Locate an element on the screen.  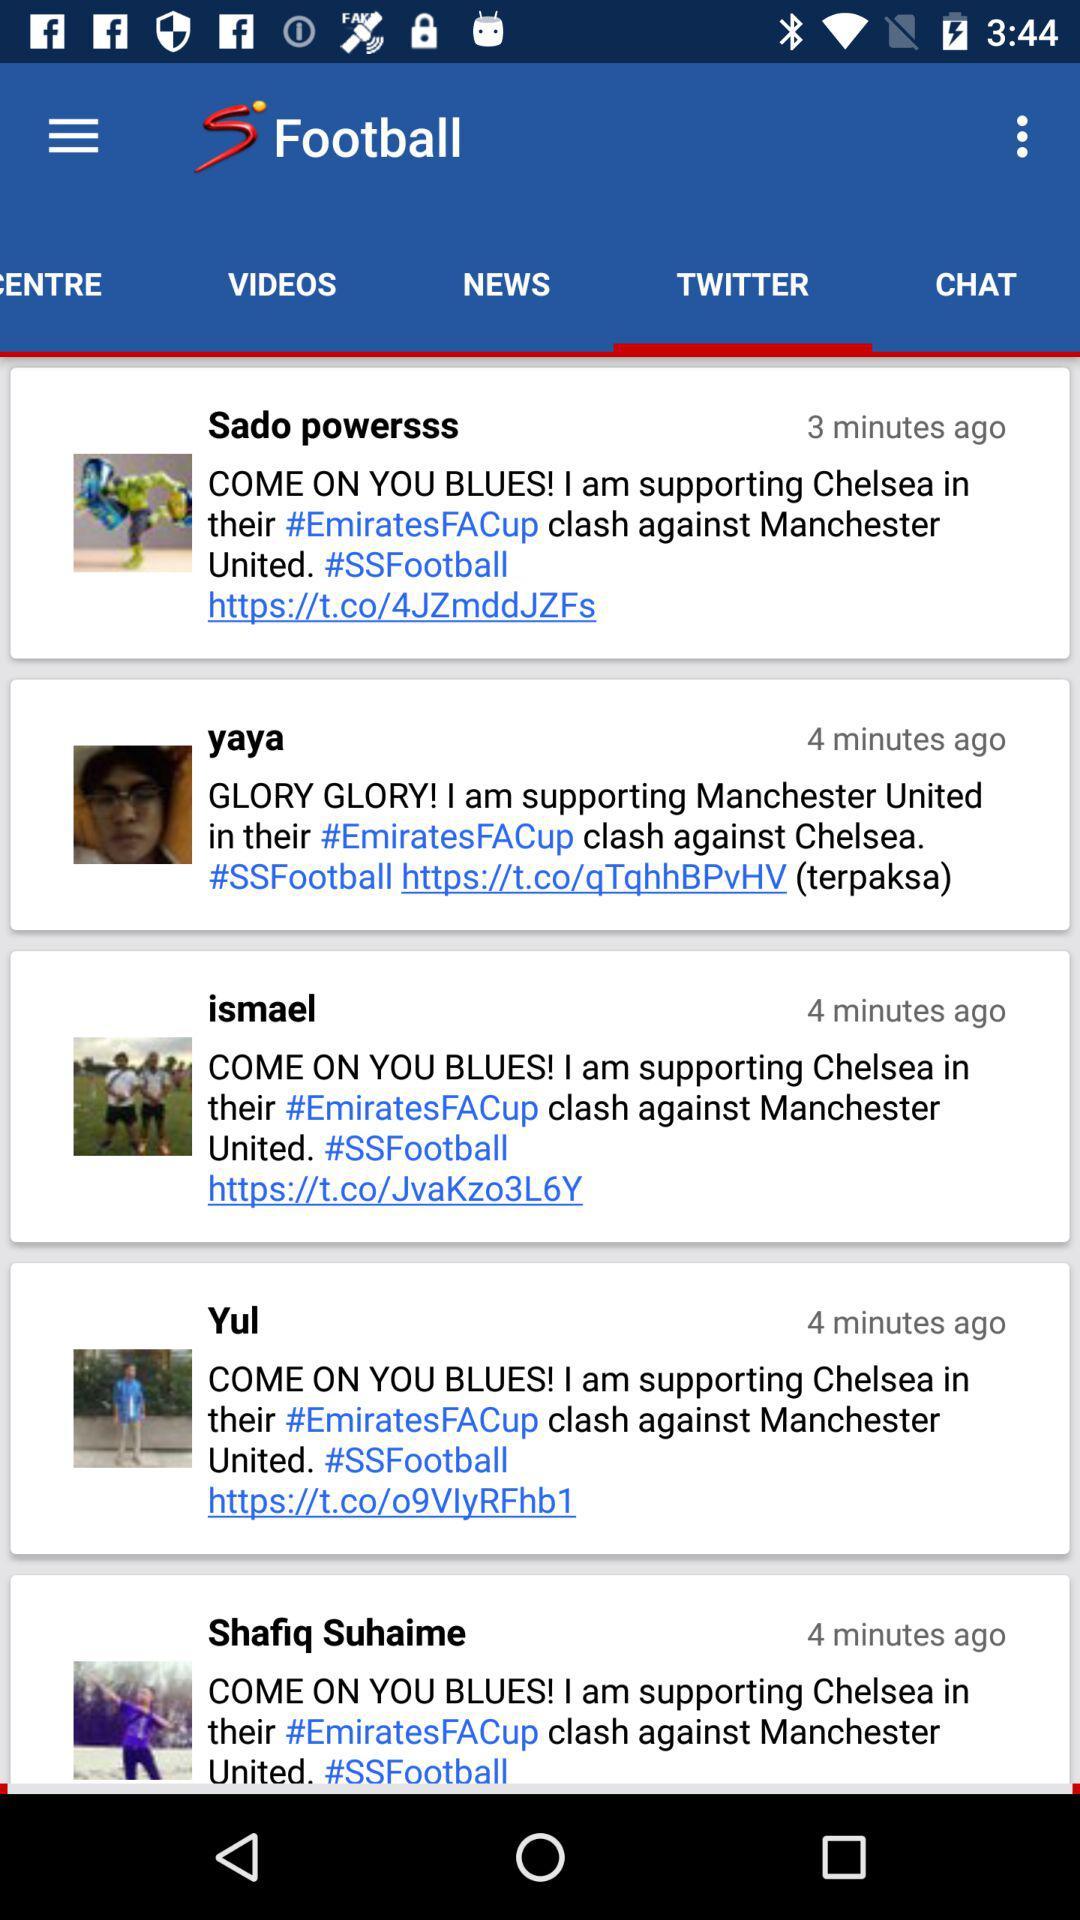
item above the sado powersss item is located at coordinates (282, 282).